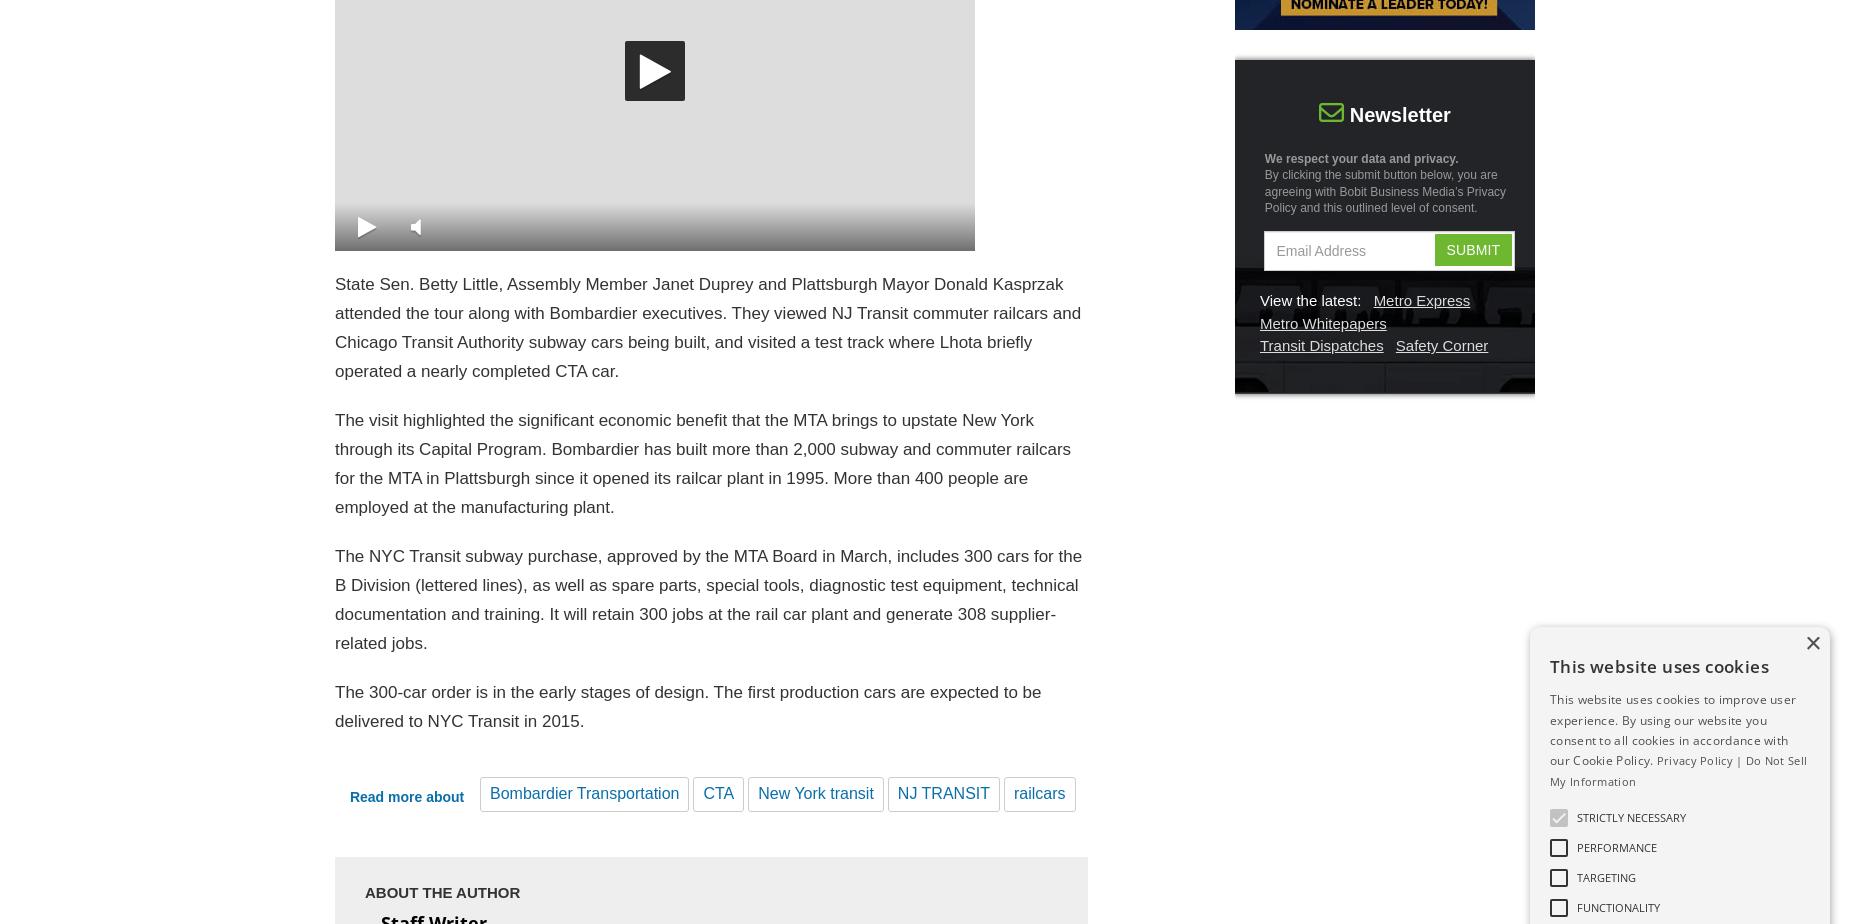 This screenshot has width=1850, height=924. What do you see at coordinates (1038, 793) in the screenshot?
I see `'railcars'` at bounding box center [1038, 793].